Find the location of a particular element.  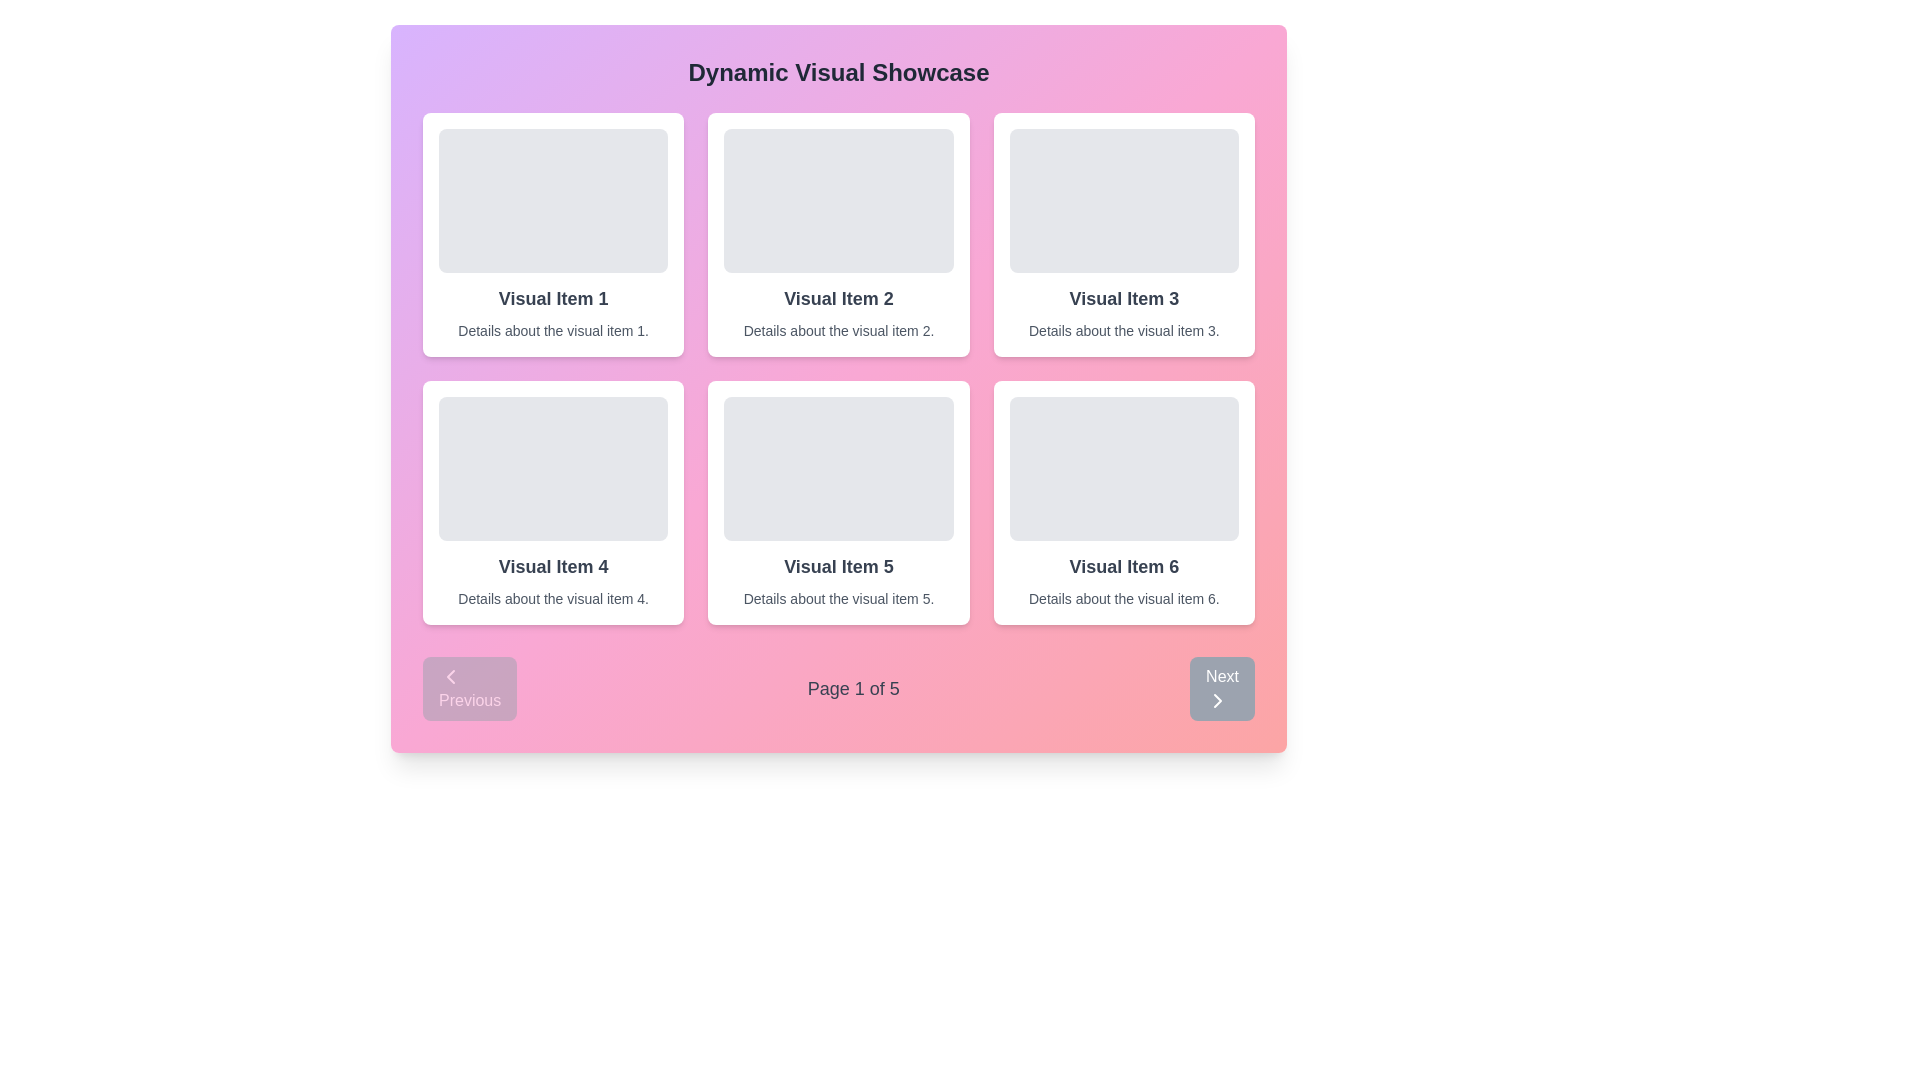

the text label providing additional context for 'Visual Item 4' to check for any additional functionality is located at coordinates (553, 597).